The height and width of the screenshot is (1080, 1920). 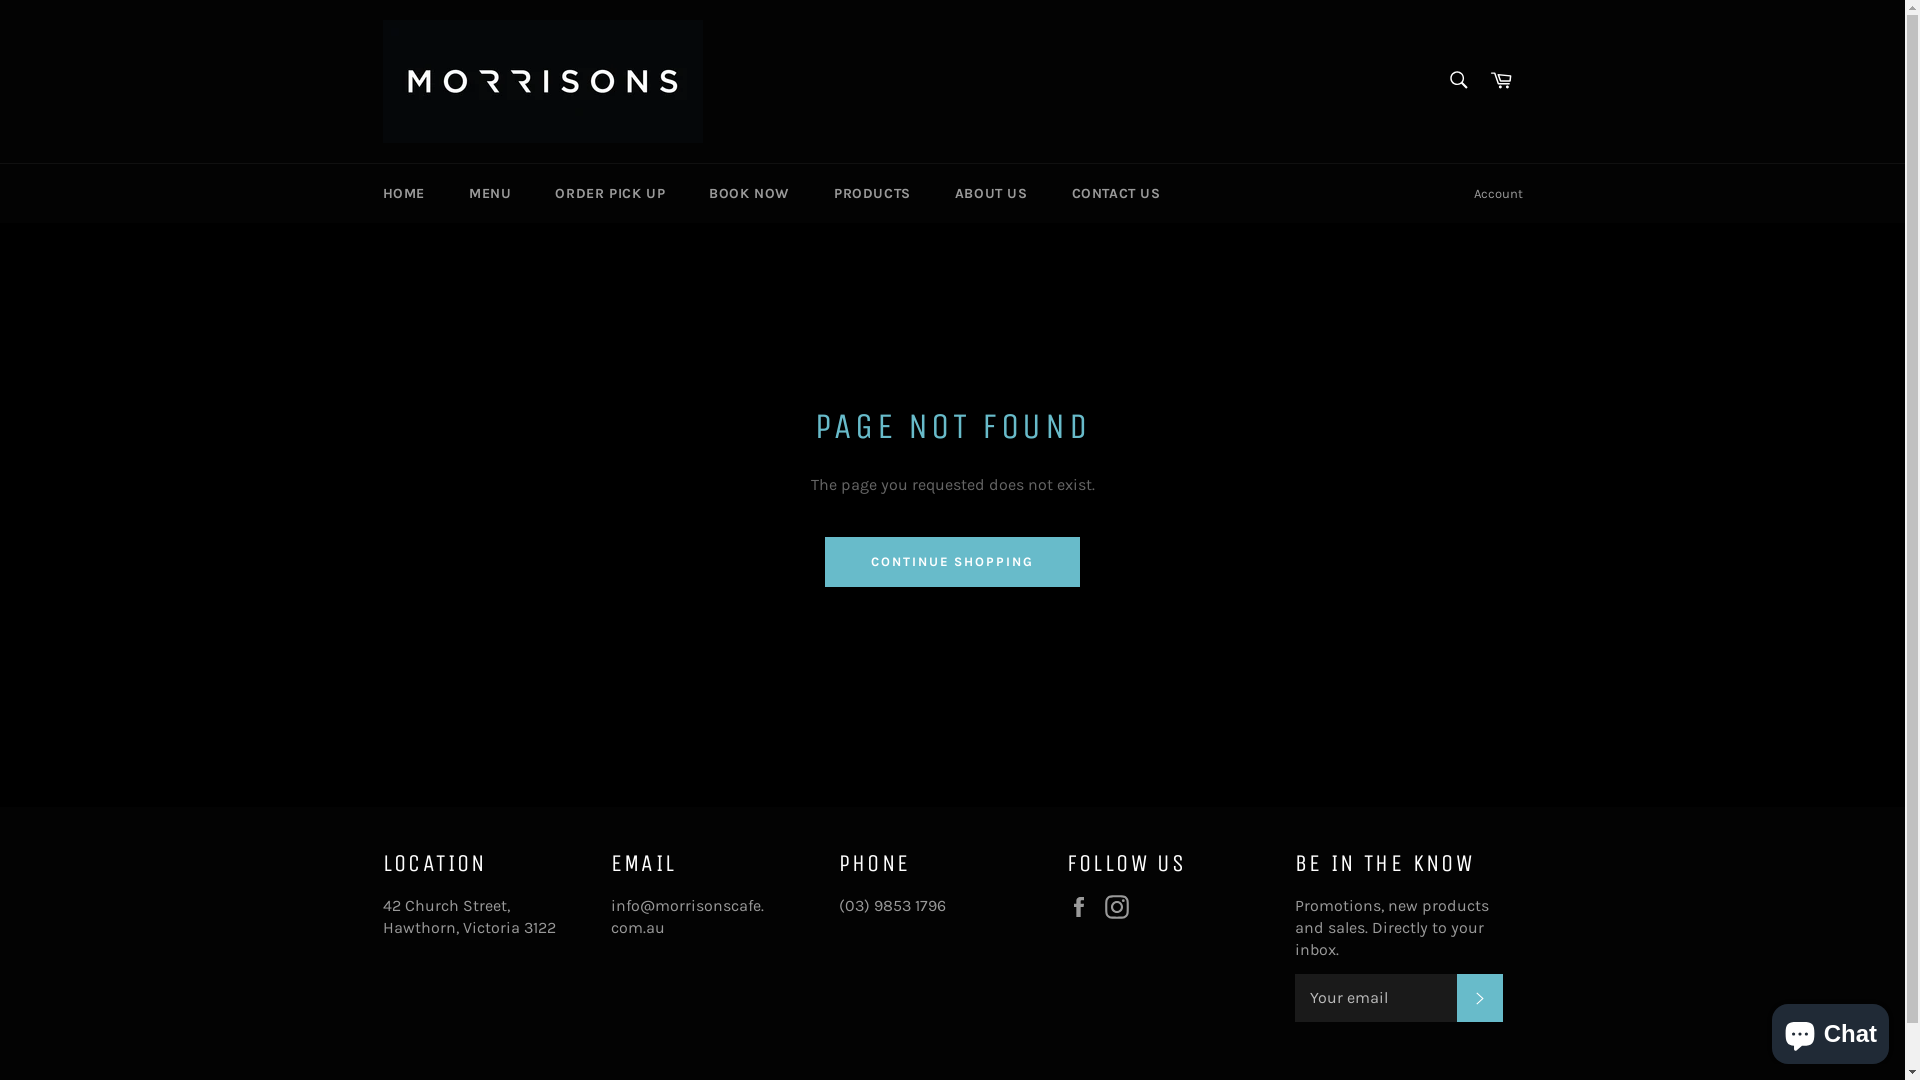 What do you see at coordinates (991, 193) in the screenshot?
I see `'ABOUT US'` at bounding box center [991, 193].